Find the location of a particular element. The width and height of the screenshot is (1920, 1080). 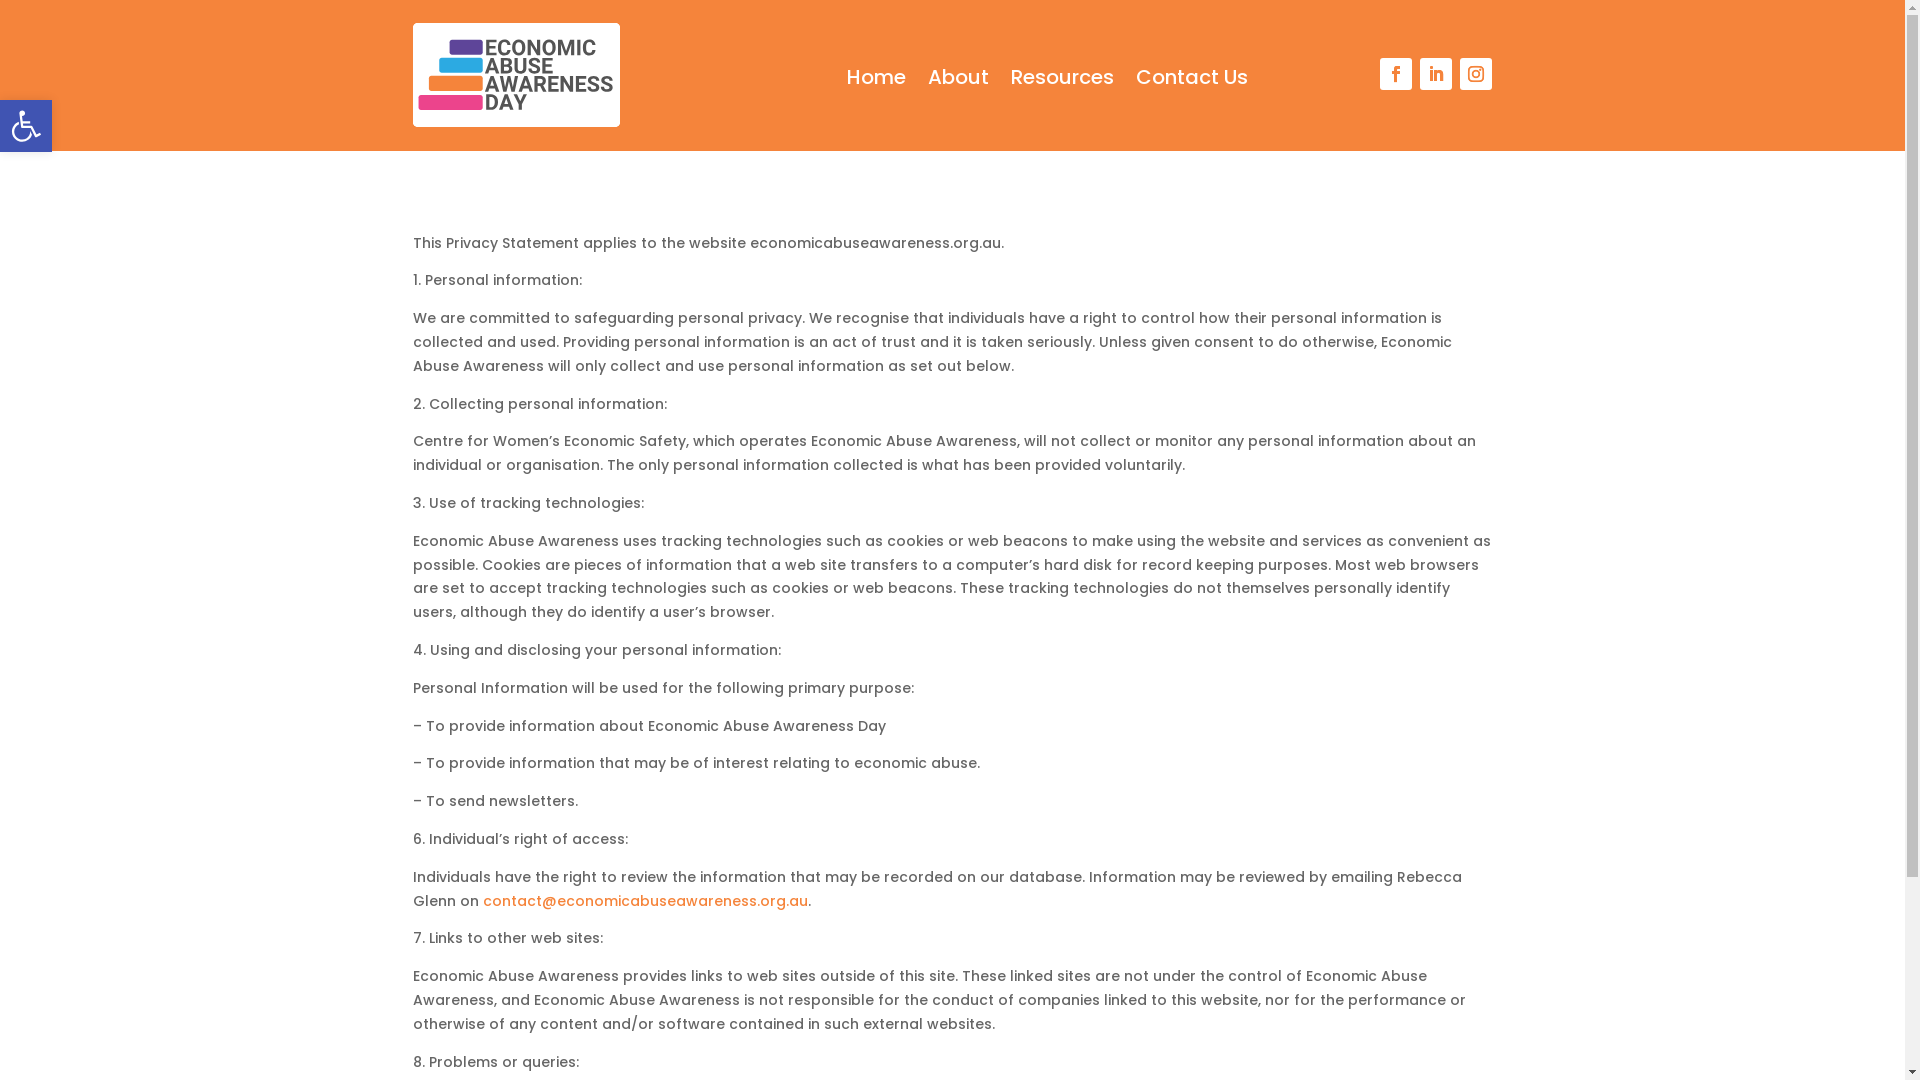

'Economic Abuse Awareness Day' is located at coordinates (411, 73).